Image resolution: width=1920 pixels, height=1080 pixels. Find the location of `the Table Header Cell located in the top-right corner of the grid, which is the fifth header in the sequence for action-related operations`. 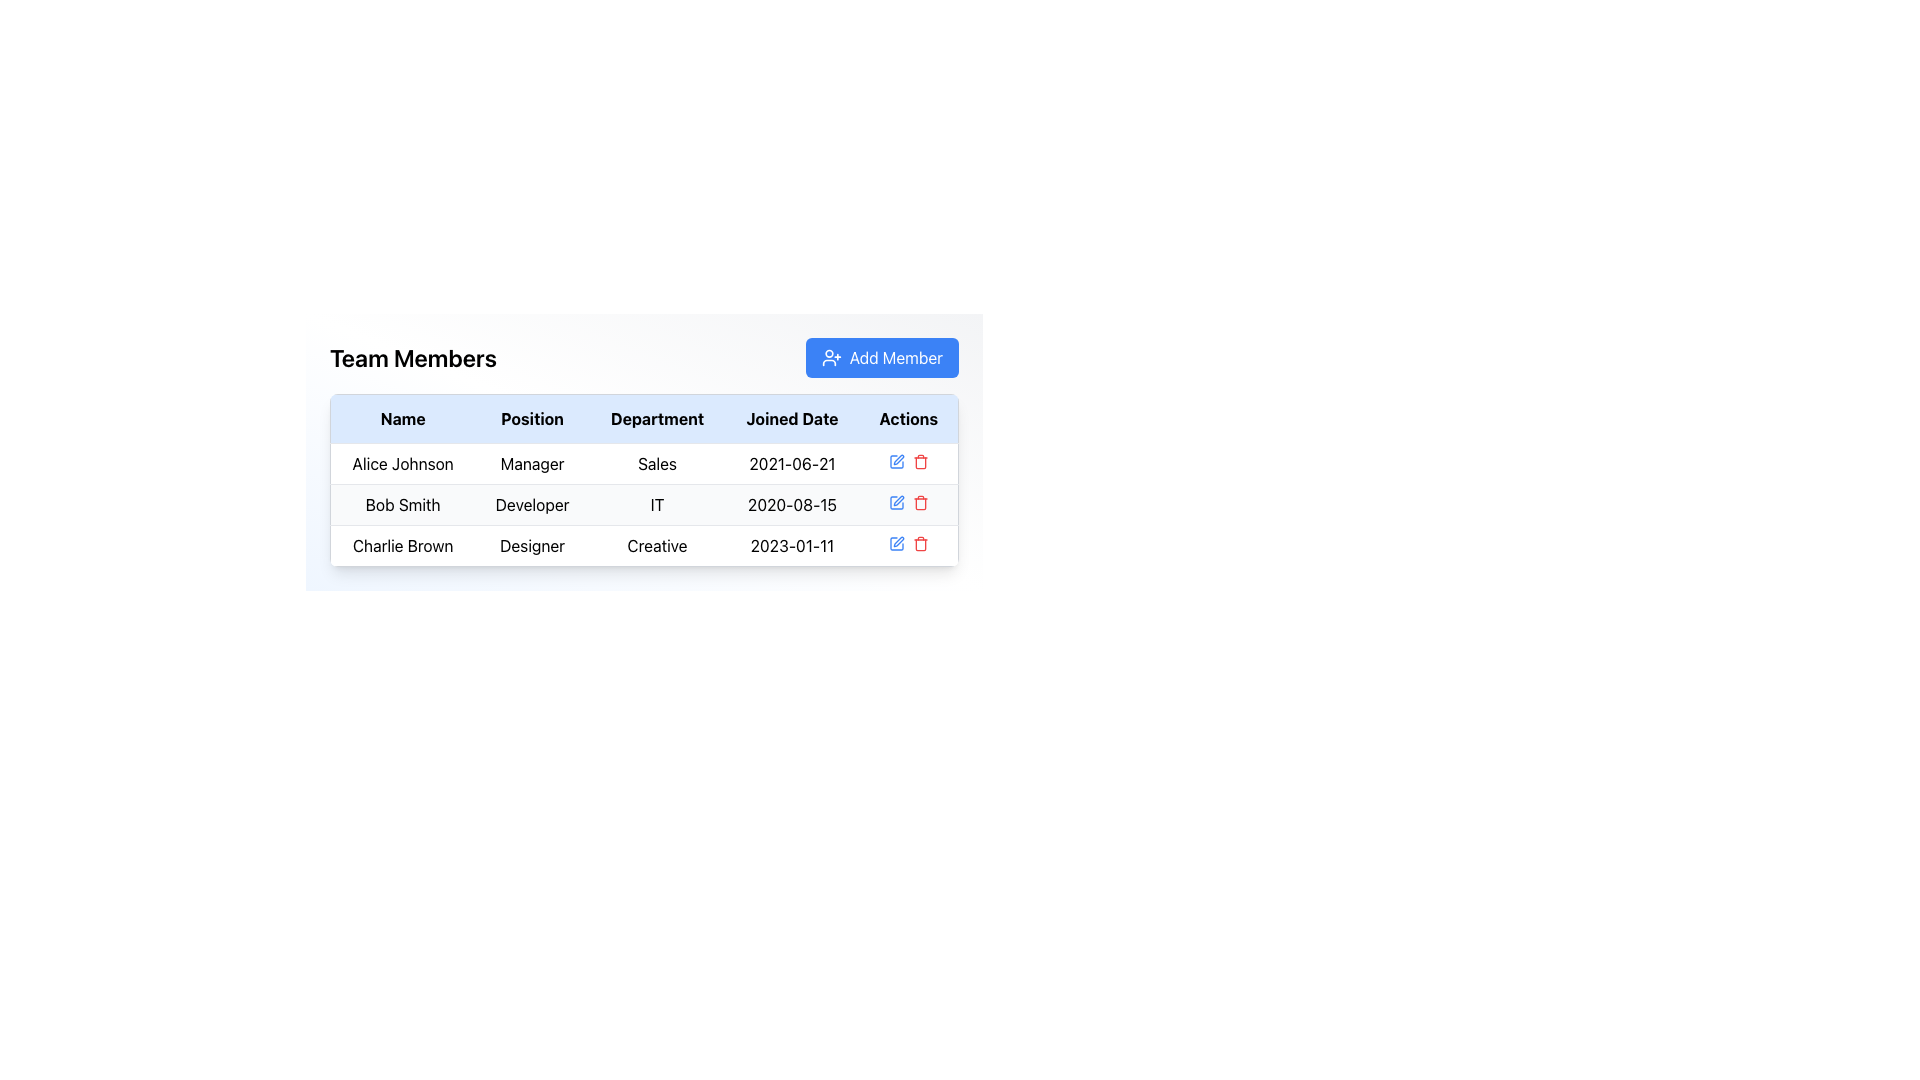

the Table Header Cell located in the top-right corner of the grid, which is the fifth header in the sequence for action-related operations is located at coordinates (908, 418).